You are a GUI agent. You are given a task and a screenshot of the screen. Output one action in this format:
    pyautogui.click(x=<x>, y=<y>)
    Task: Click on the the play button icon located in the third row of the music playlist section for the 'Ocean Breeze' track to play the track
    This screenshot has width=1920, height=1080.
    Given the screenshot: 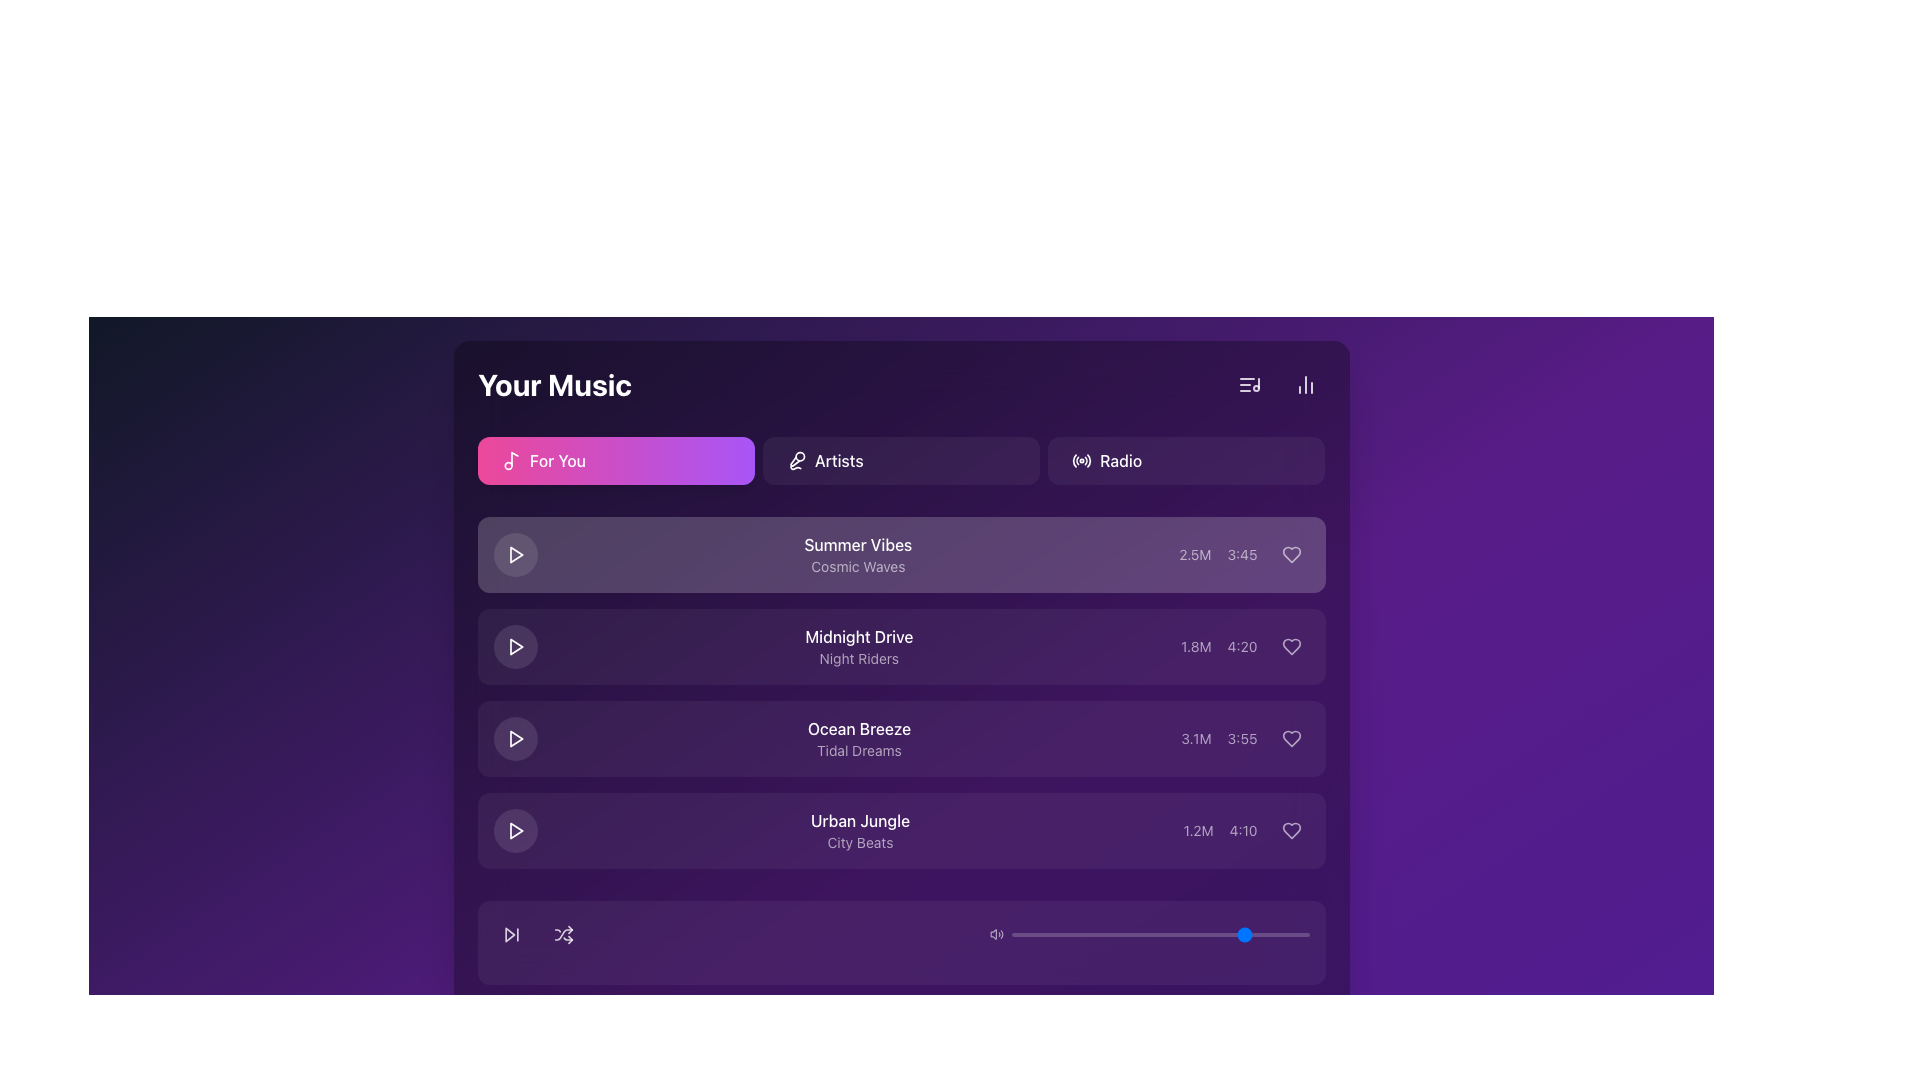 What is the action you would take?
    pyautogui.click(x=515, y=739)
    